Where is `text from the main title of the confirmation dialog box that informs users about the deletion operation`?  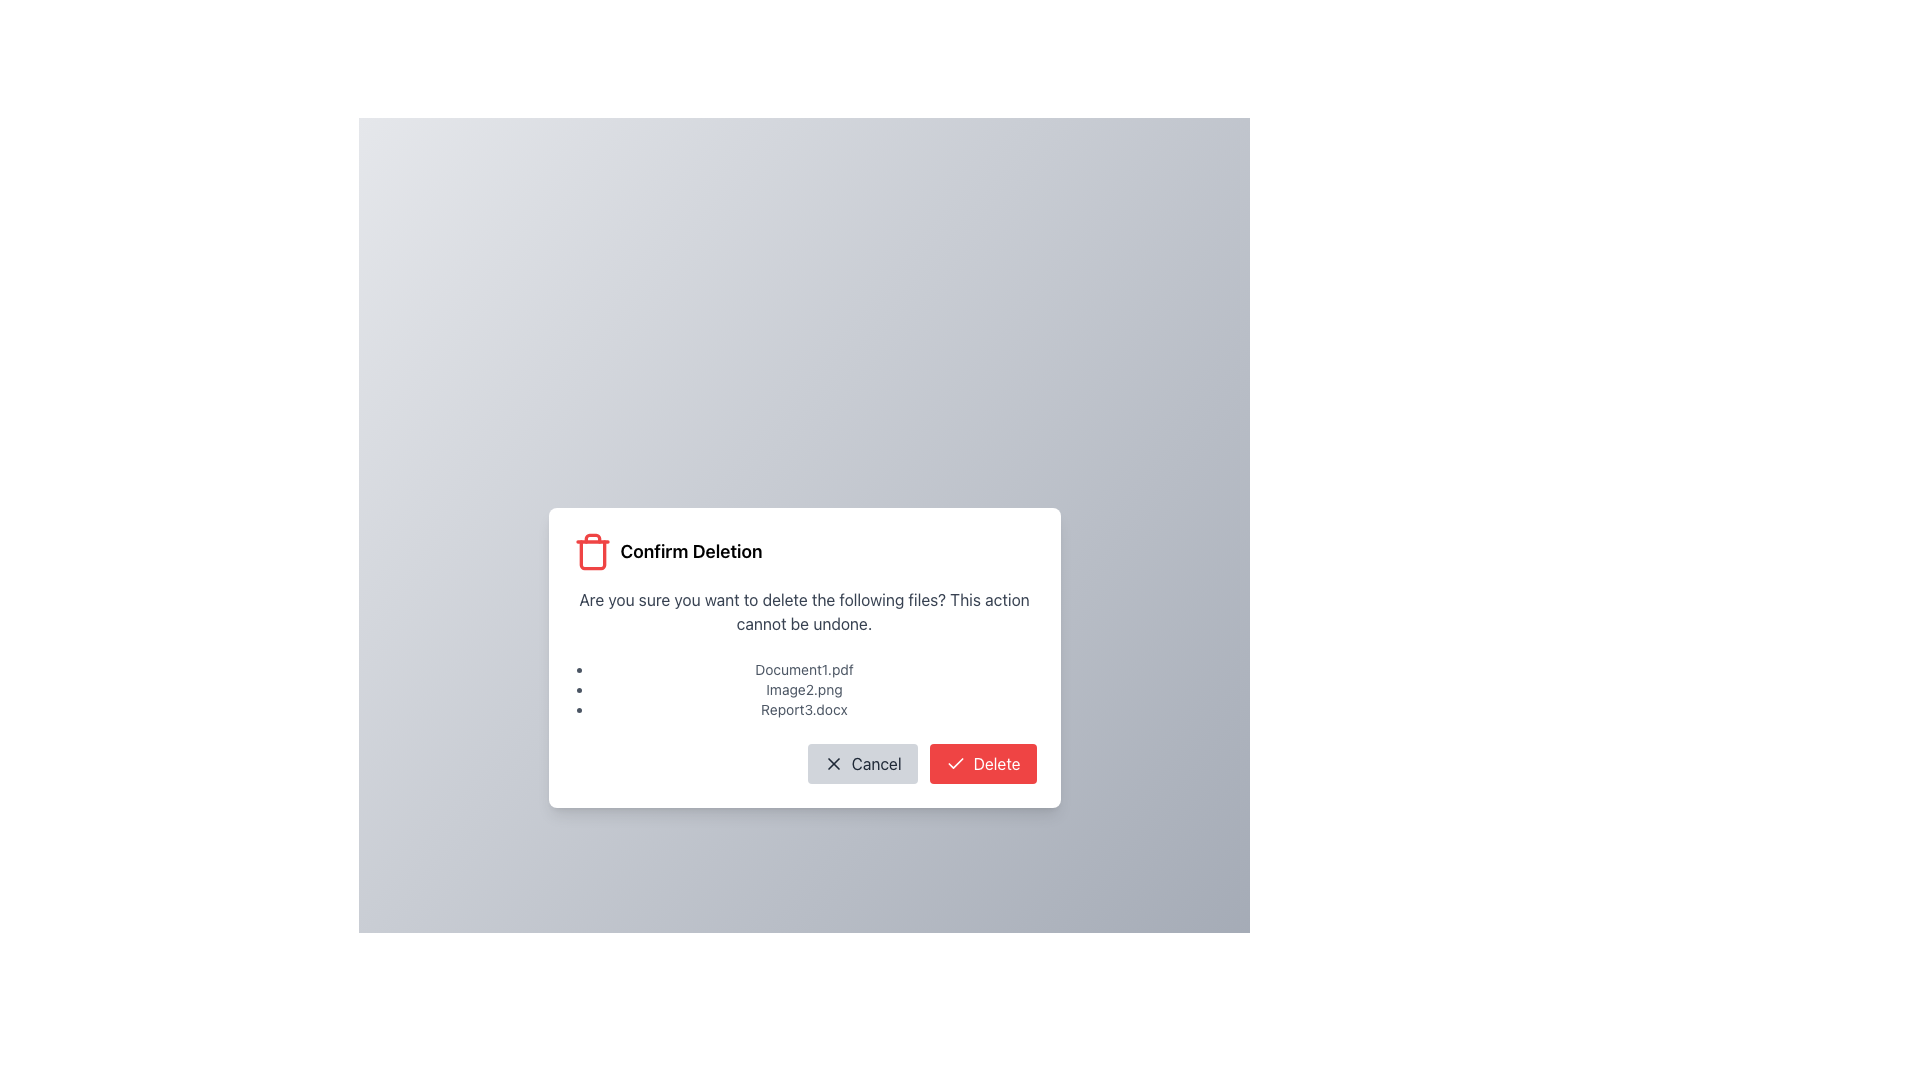 text from the main title of the confirmation dialog box that informs users about the deletion operation is located at coordinates (691, 551).